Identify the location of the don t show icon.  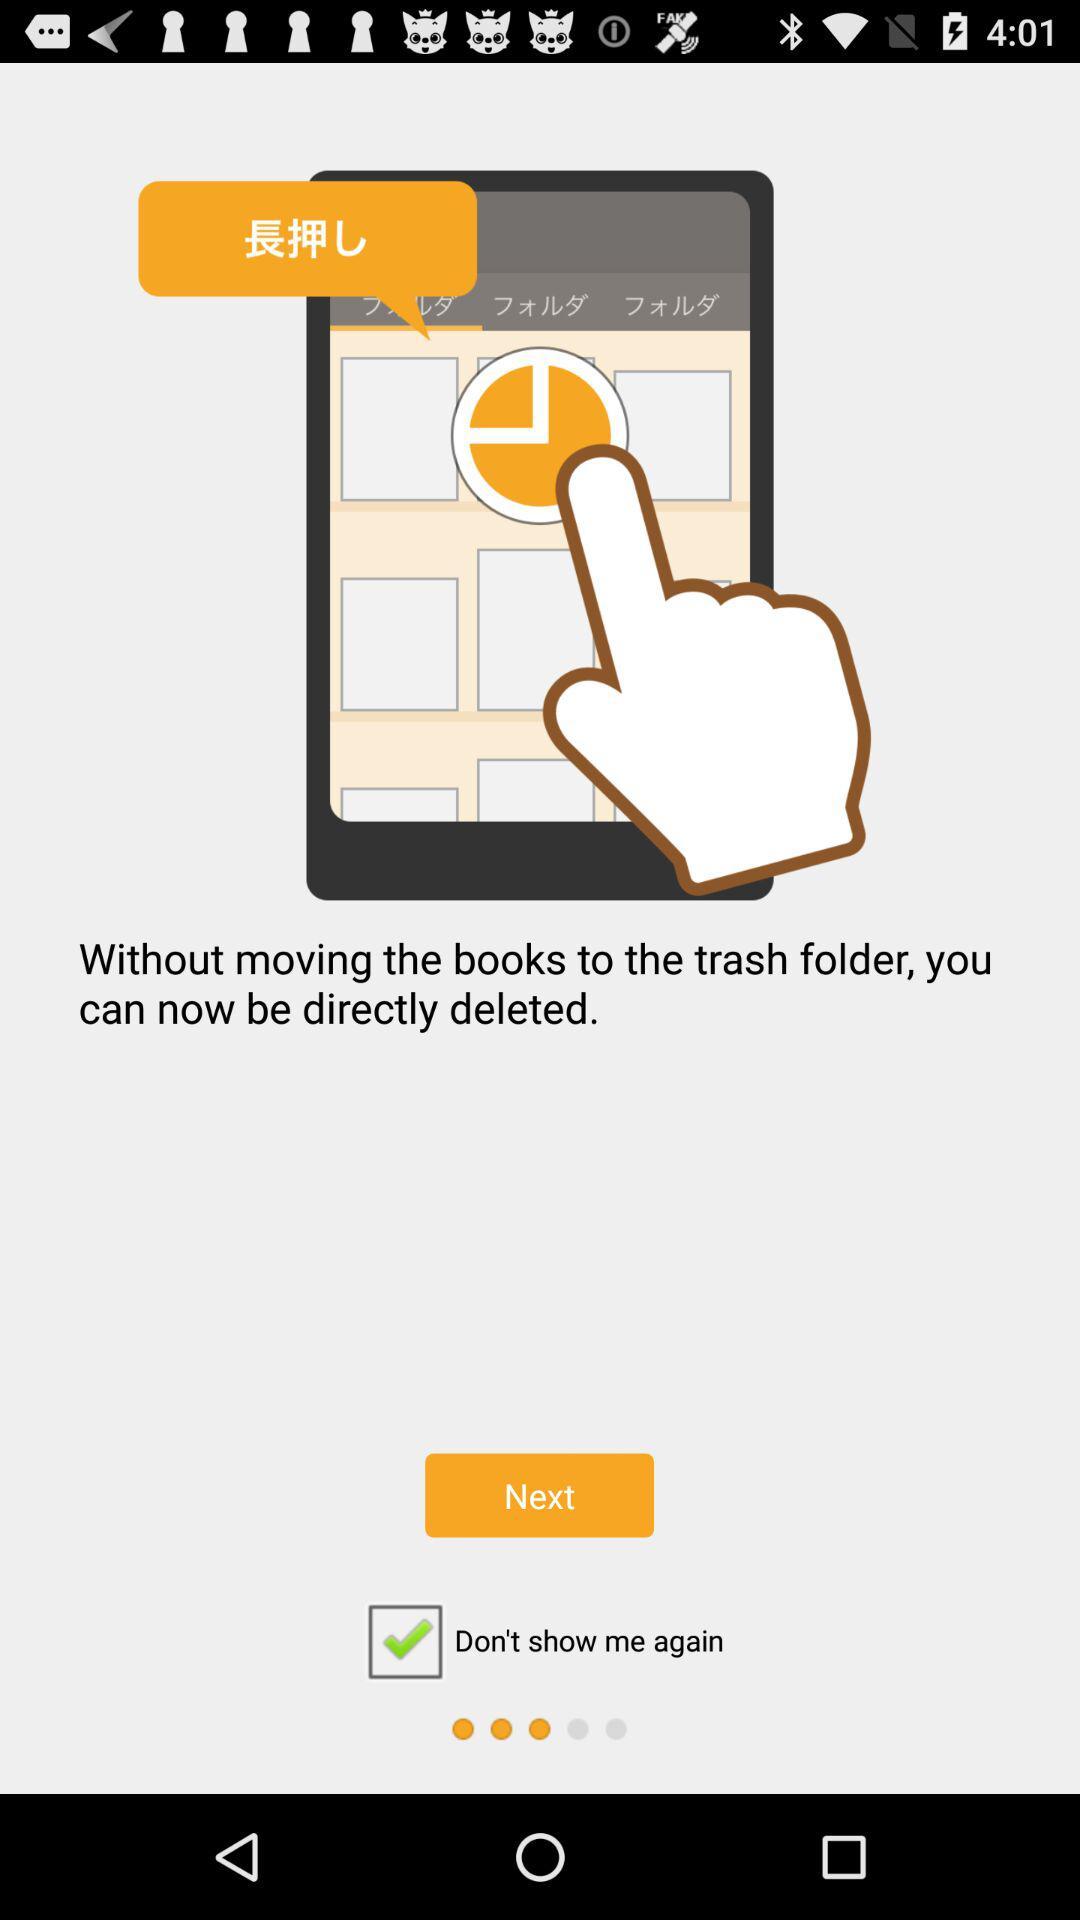
(538, 1640).